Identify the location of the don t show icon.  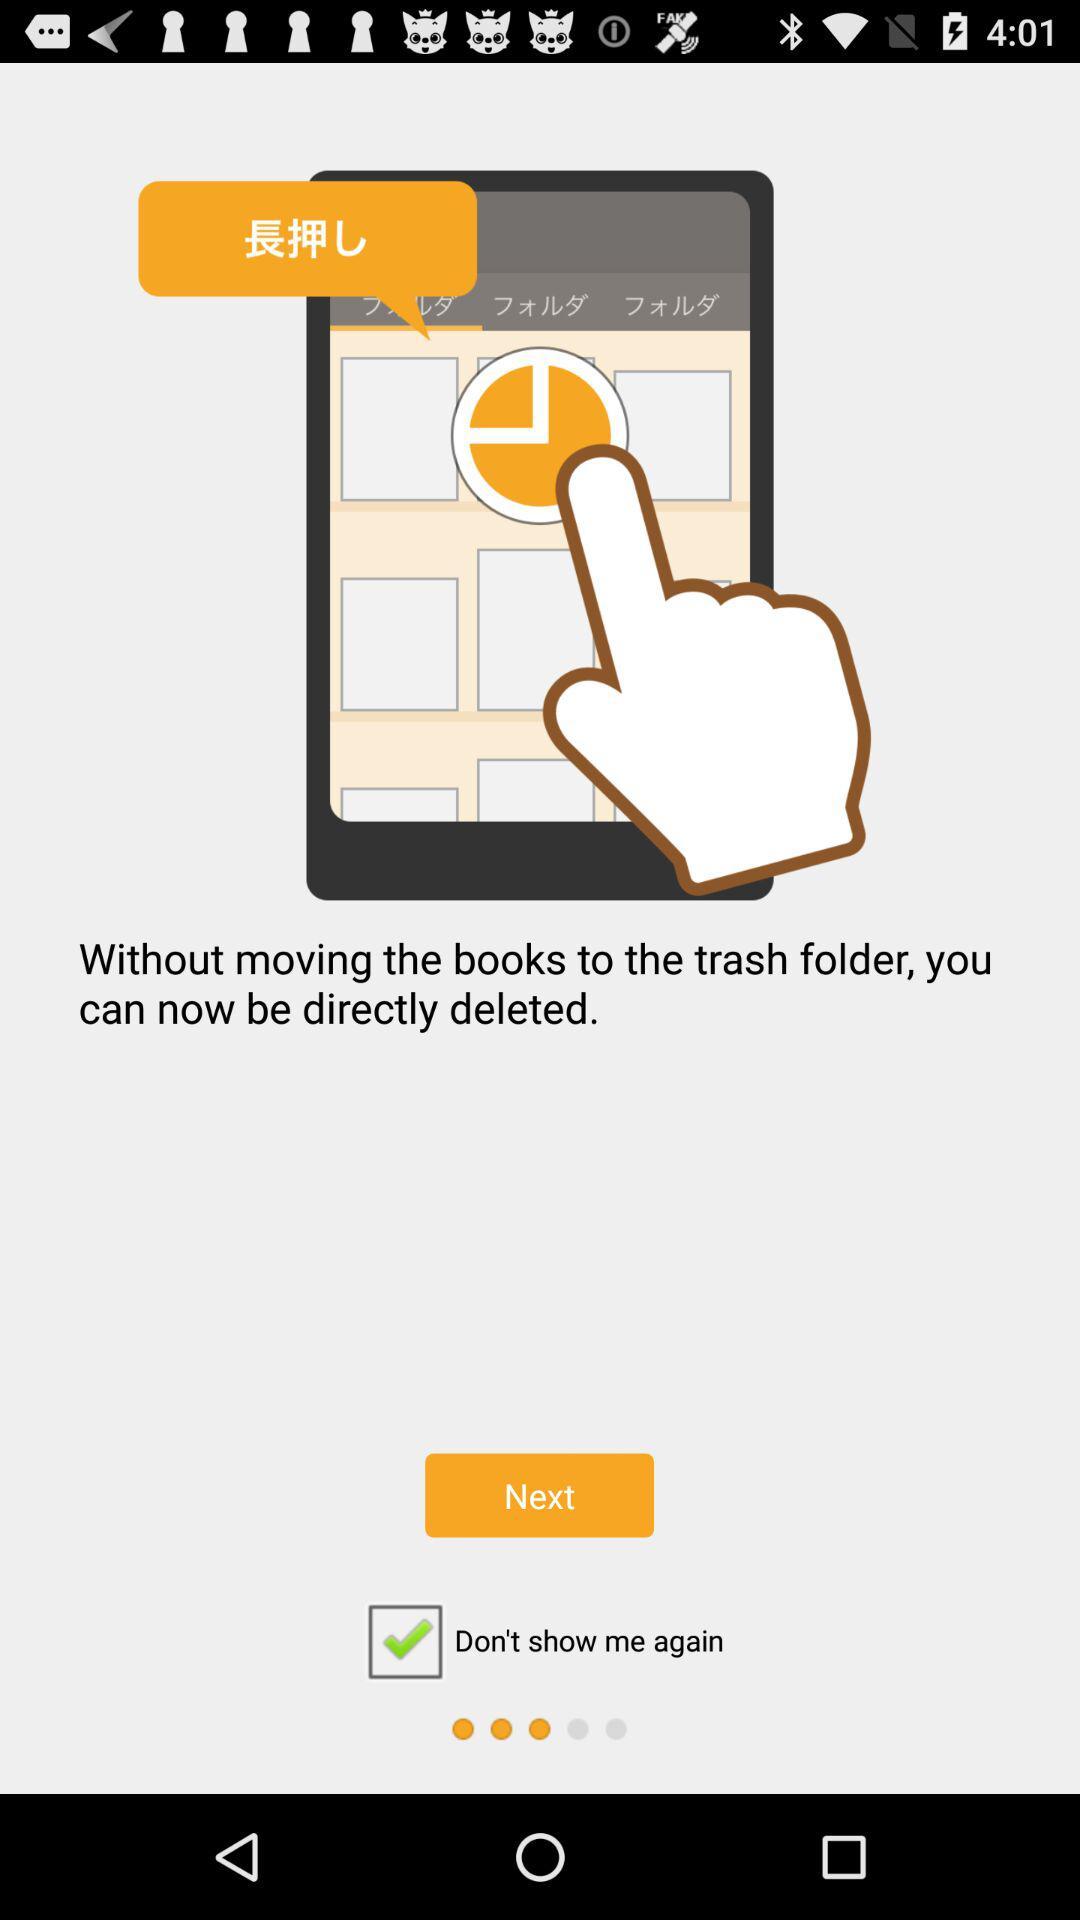
(538, 1640).